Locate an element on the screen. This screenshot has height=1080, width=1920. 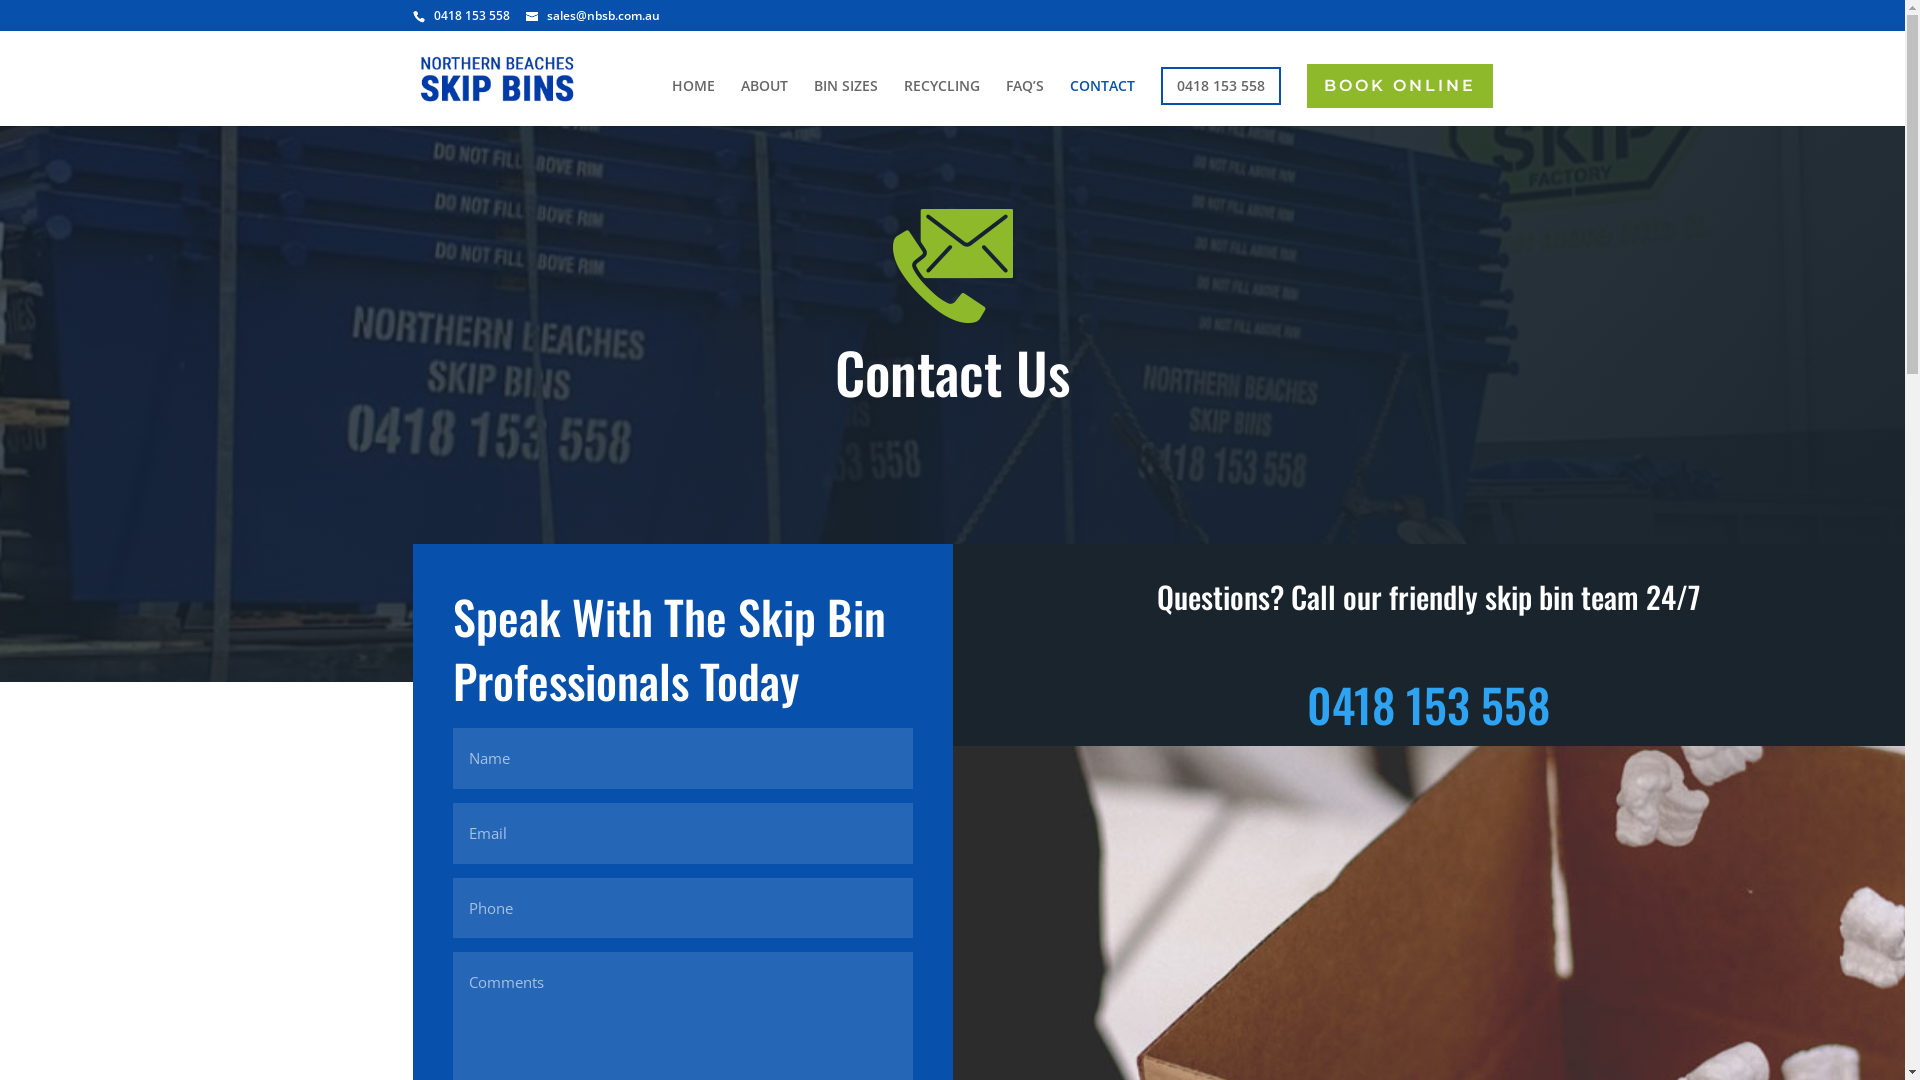
'ABOUT' is located at coordinates (762, 102).